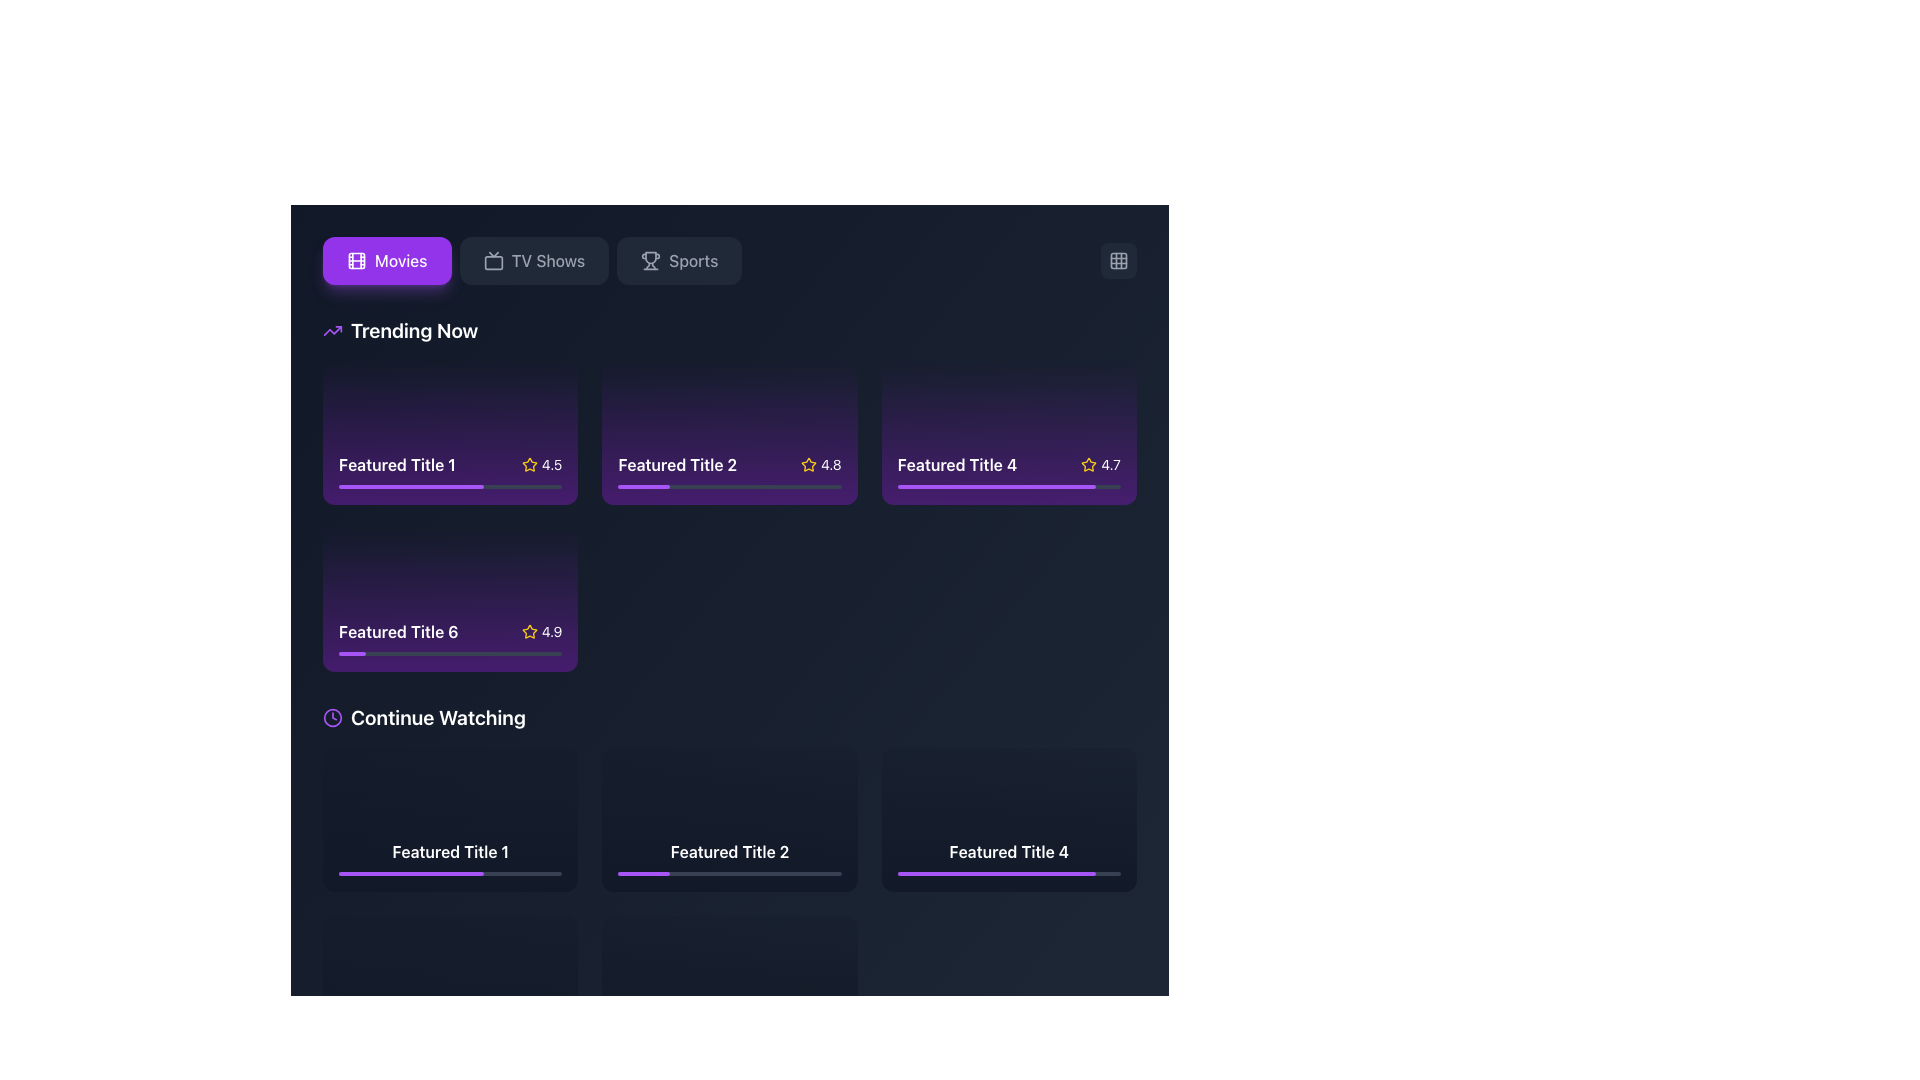 This screenshot has height=1080, width=1920. What do you see at coordinates (728, 464) in the screenshot?
I see `the informational display element located in the second position from the left in the 'Trending Now' section, which provides a title and rating for a featured item` at bounding box center [728, 464].